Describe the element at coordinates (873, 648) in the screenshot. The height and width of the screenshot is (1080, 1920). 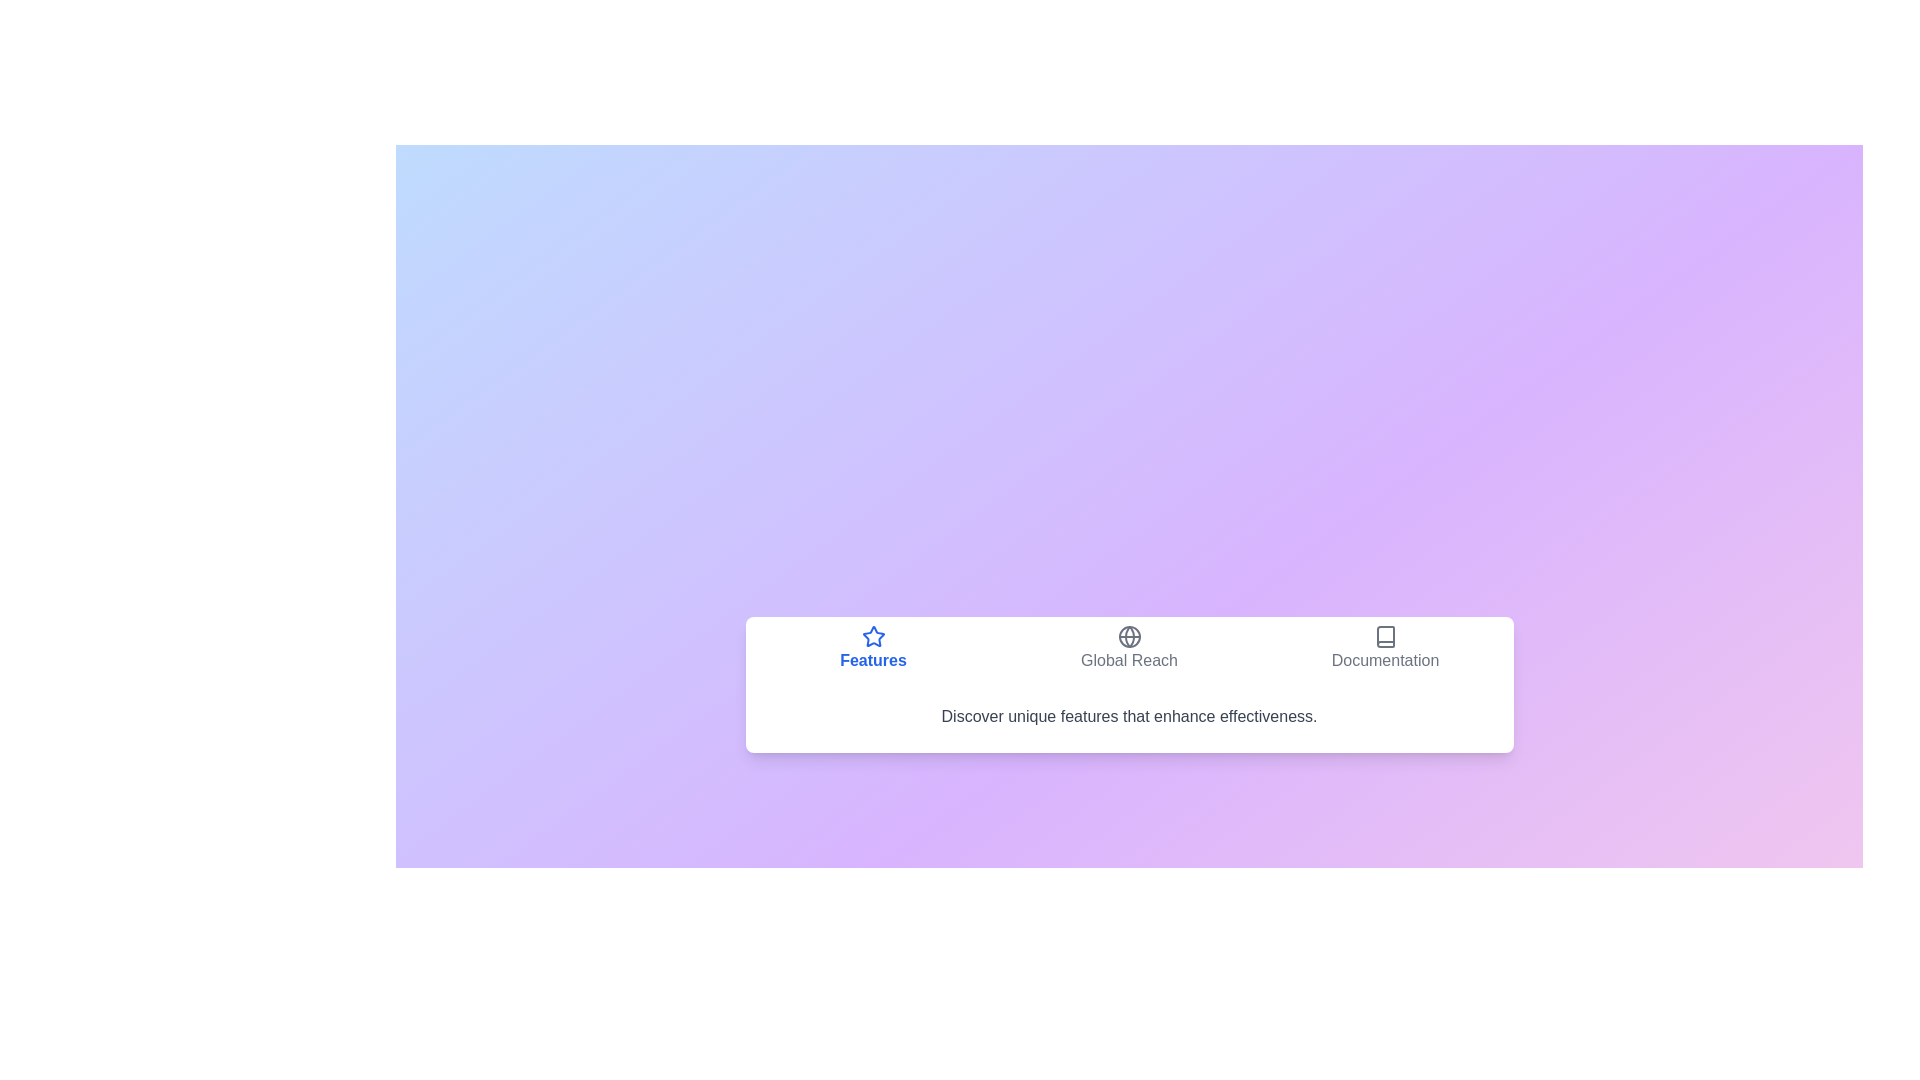
I see `the tab labeled Features` at that location.